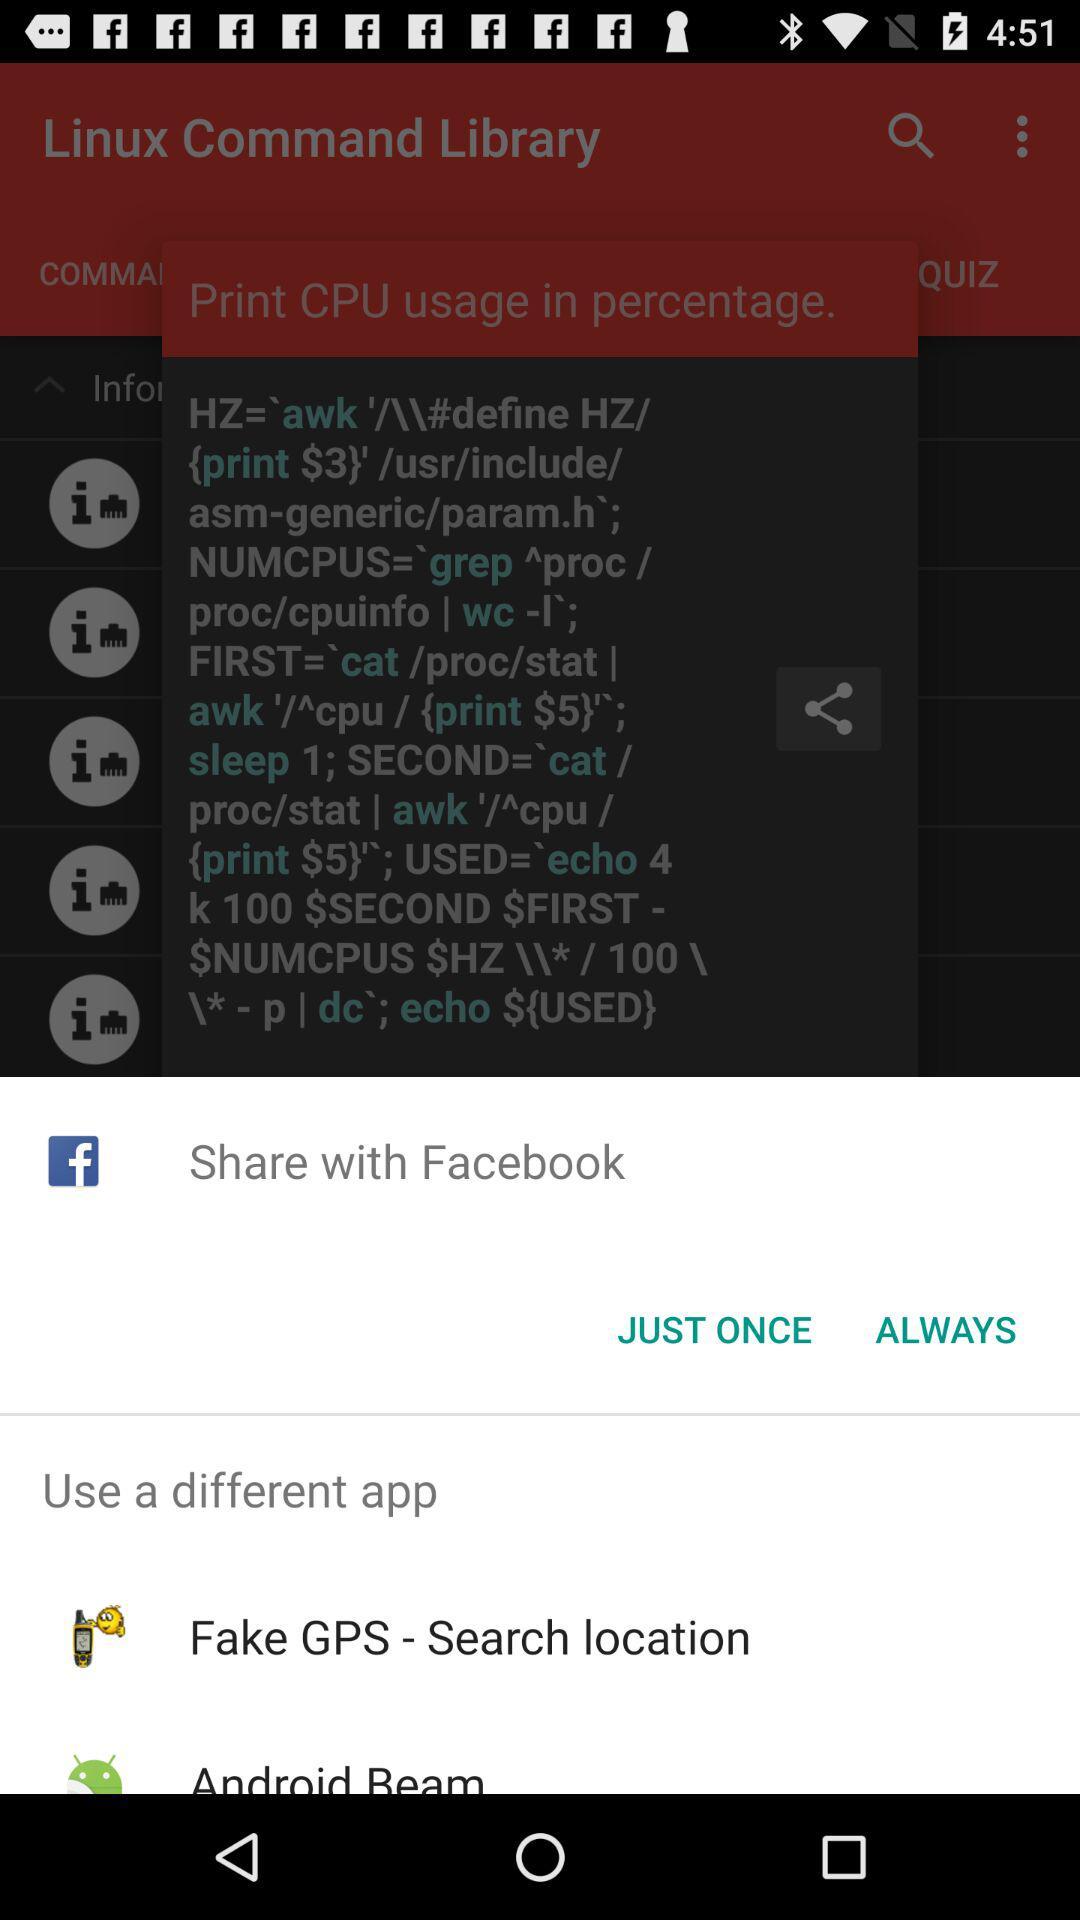 The width and height of the screenshot is (1080, 1920). I want to click on app below use a different item, so click(470, 1636).